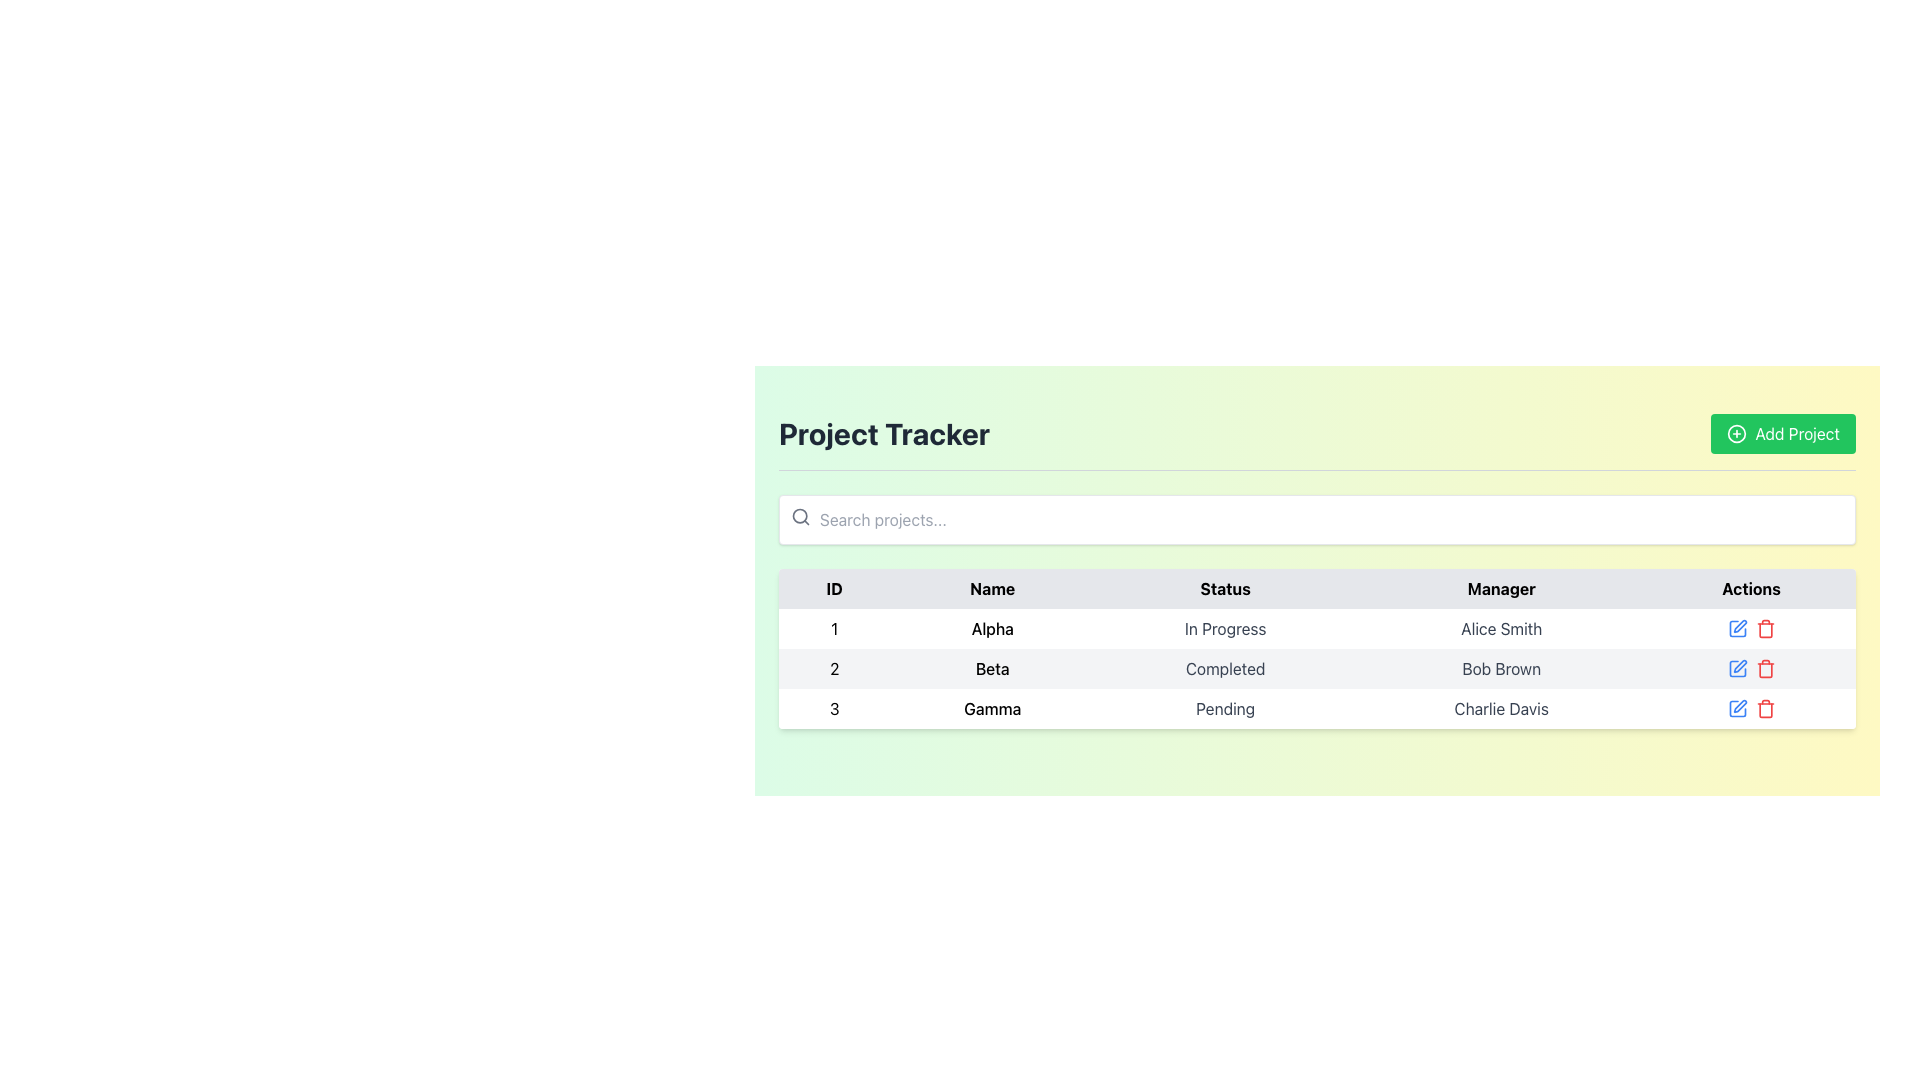  Describe the element at coordinates (1224, 588) in the screenshot. I see `the 'Status' header text label, which indicates the type of data in the status column of the table` at that location.